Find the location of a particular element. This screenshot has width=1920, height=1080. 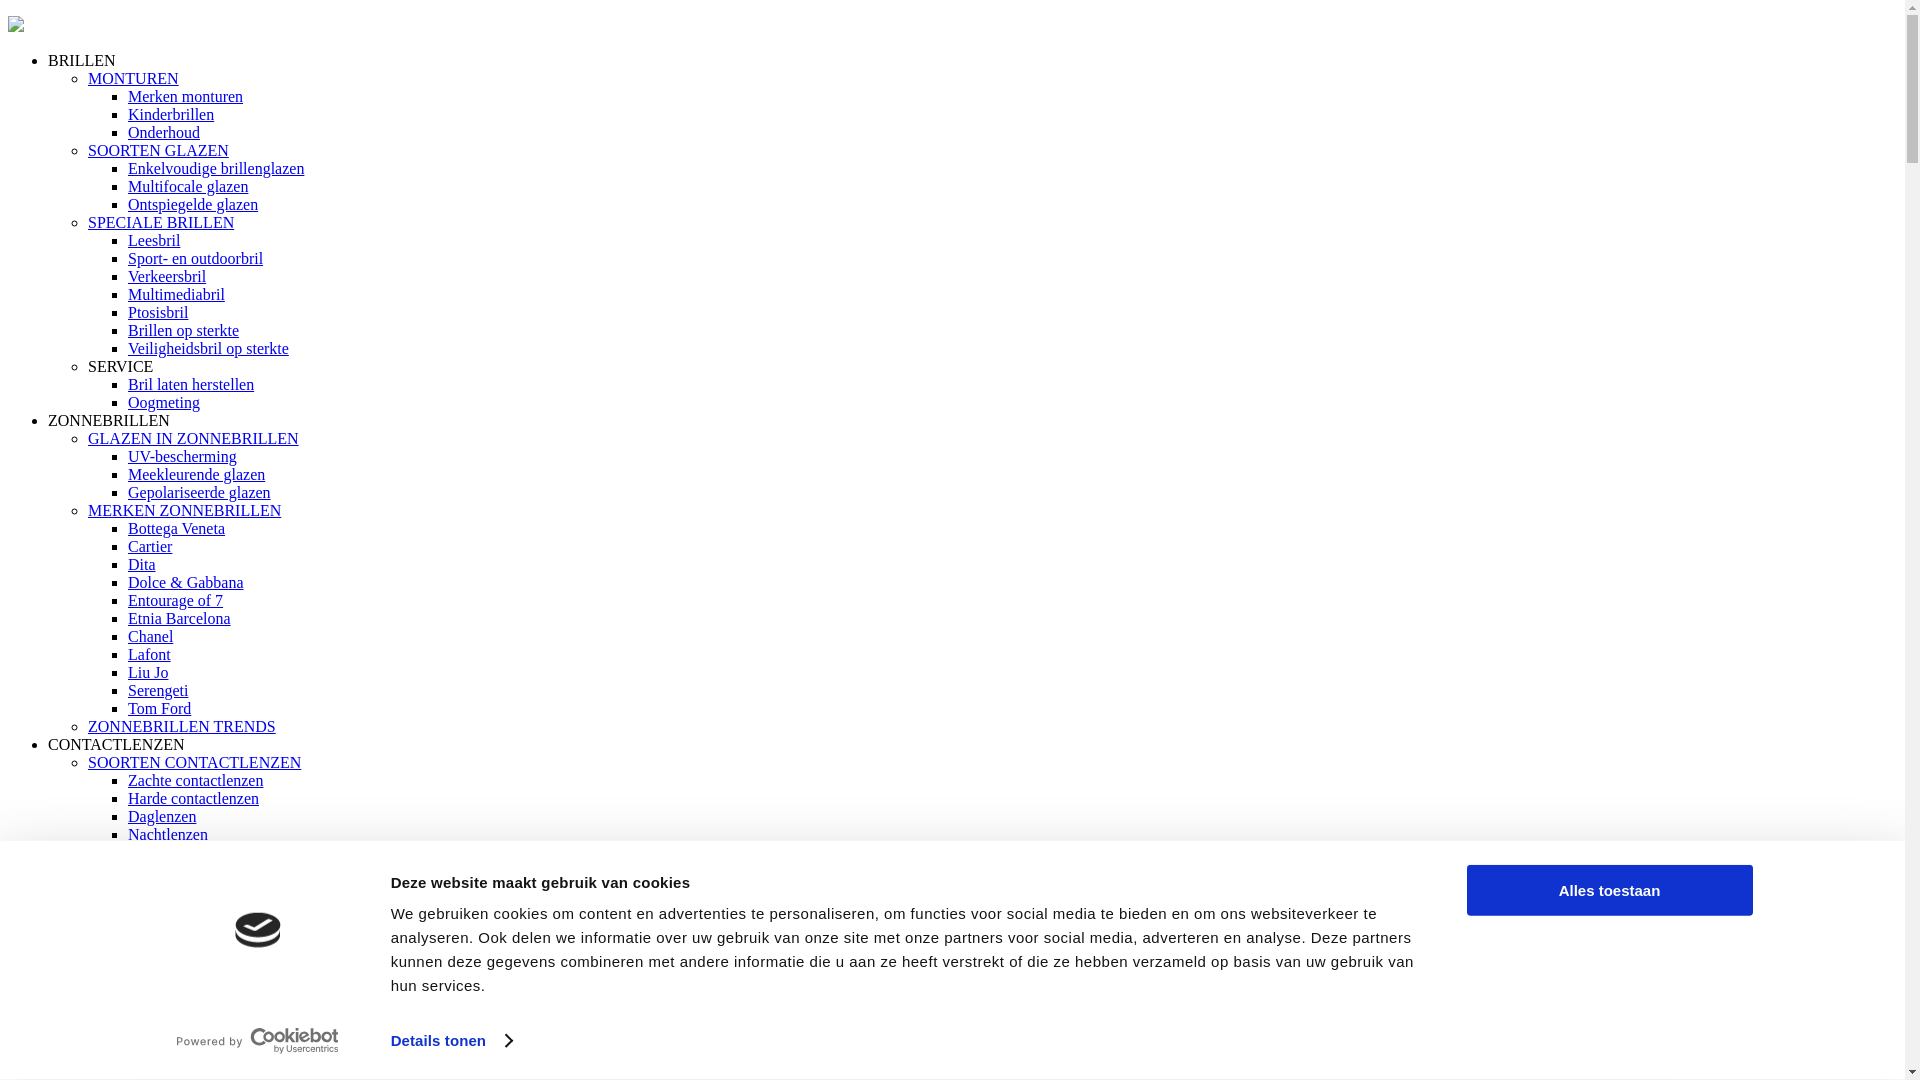

'Multifocale glazen' is located at coordinates (187, 186).